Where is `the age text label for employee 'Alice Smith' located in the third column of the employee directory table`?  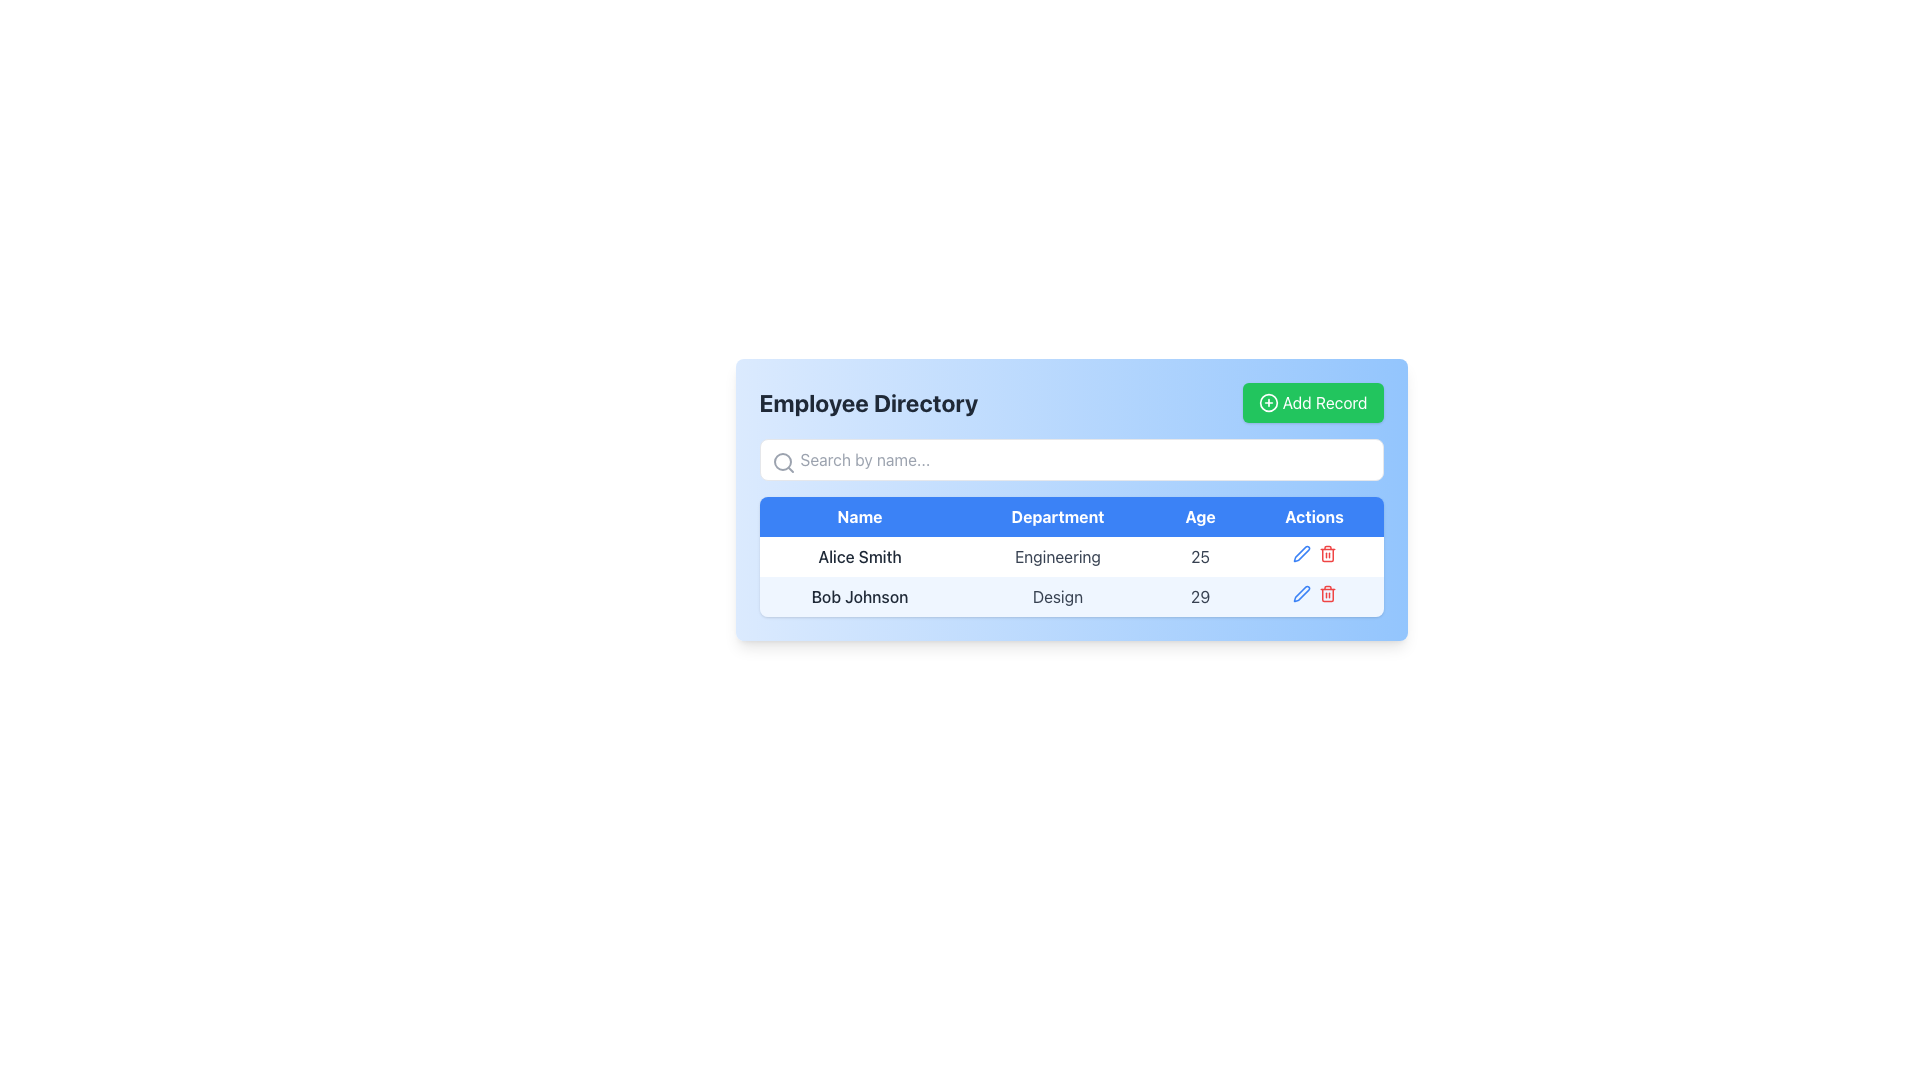
the age text label for employee 'Alice Smith' located in the third column of the employee directory table is located at coordinates (1200, 556).